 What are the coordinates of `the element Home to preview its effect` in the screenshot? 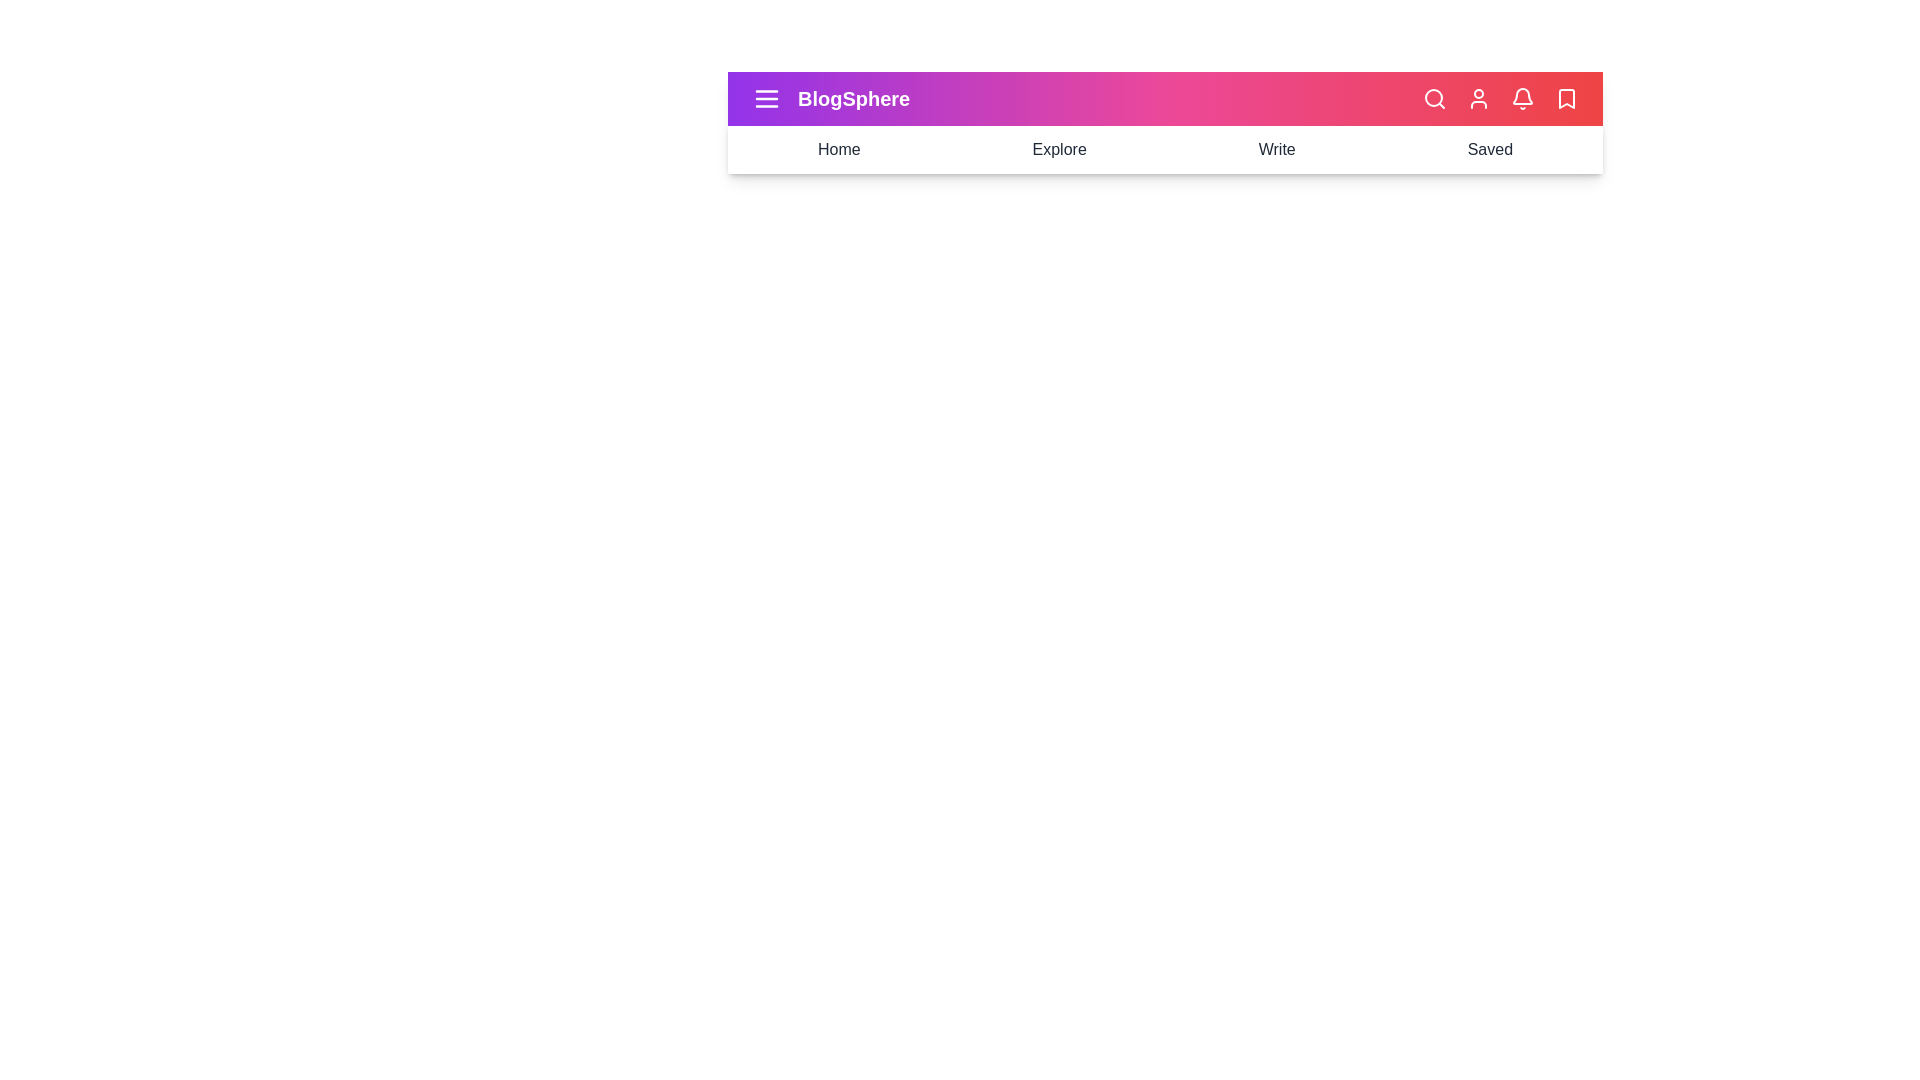 It's located at (839, 149).